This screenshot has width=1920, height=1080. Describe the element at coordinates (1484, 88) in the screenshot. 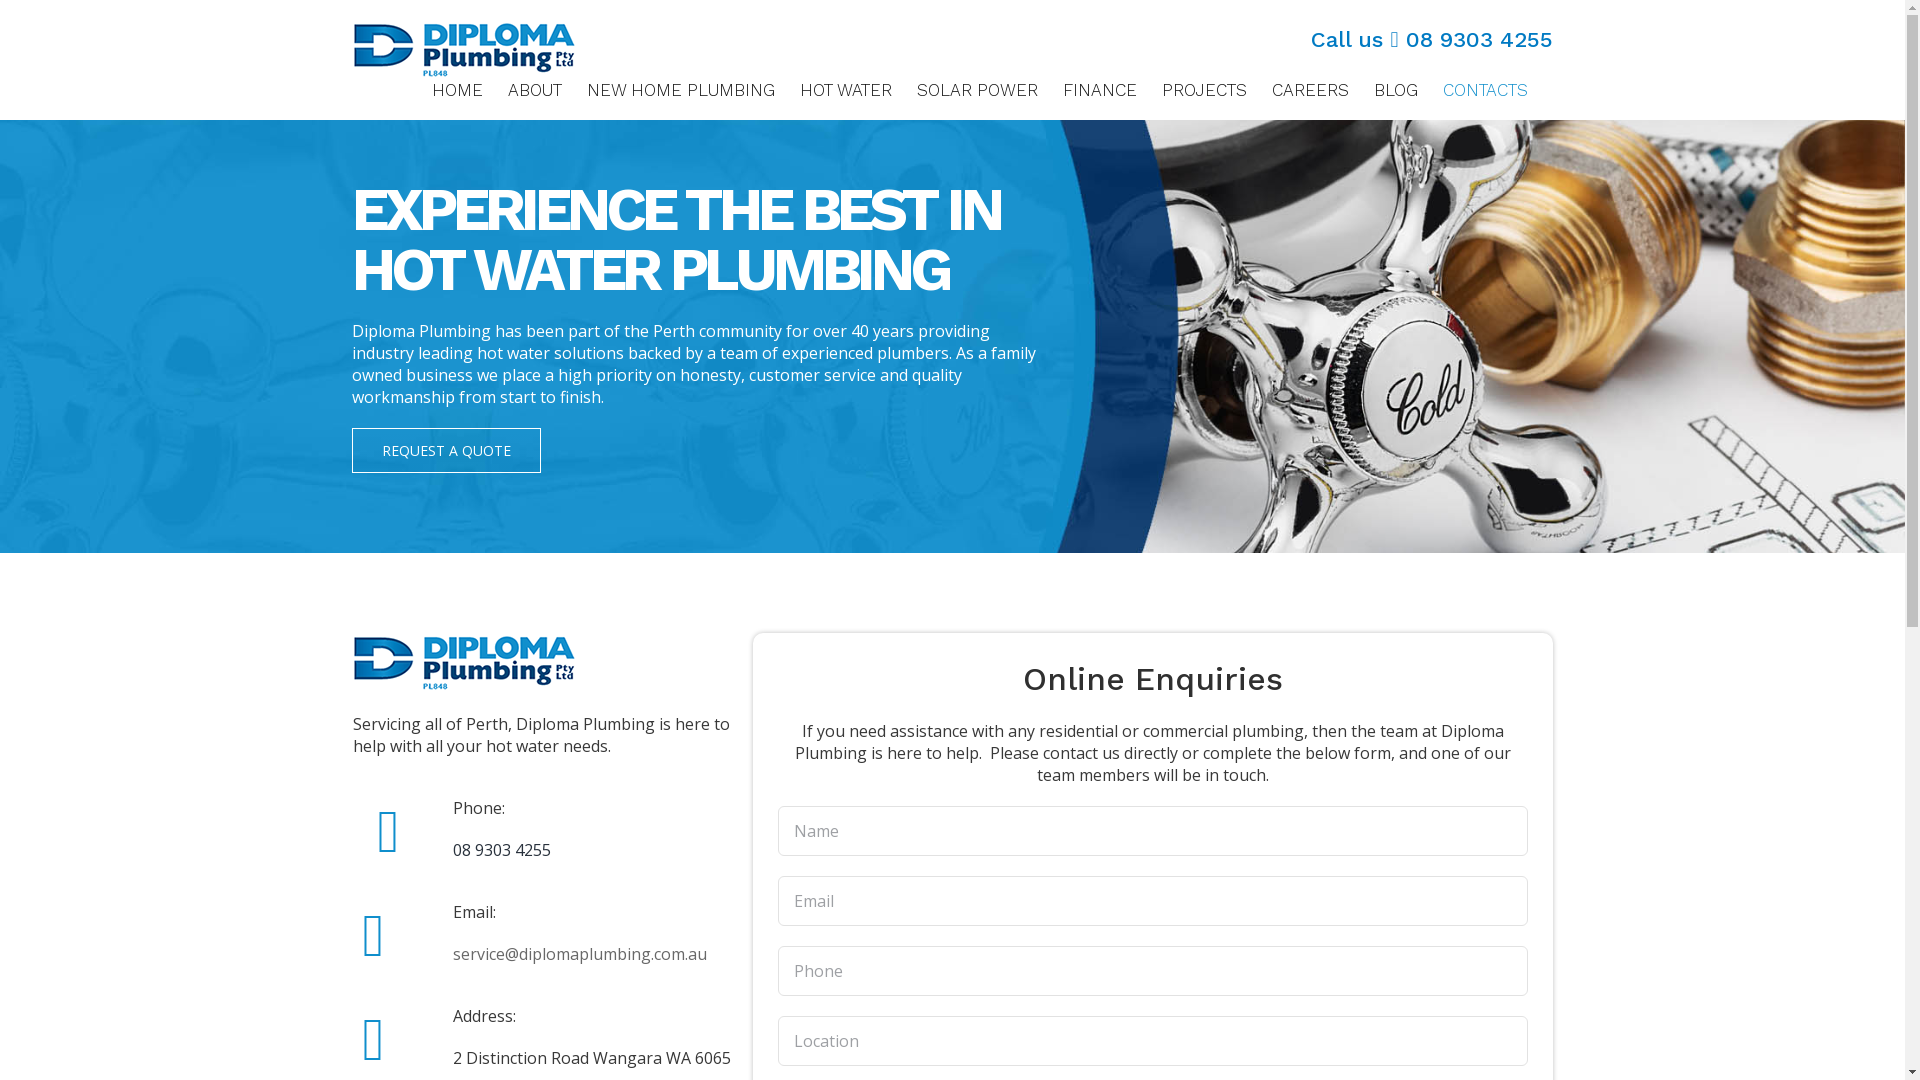

I see `'CONTACTS'` at that location.